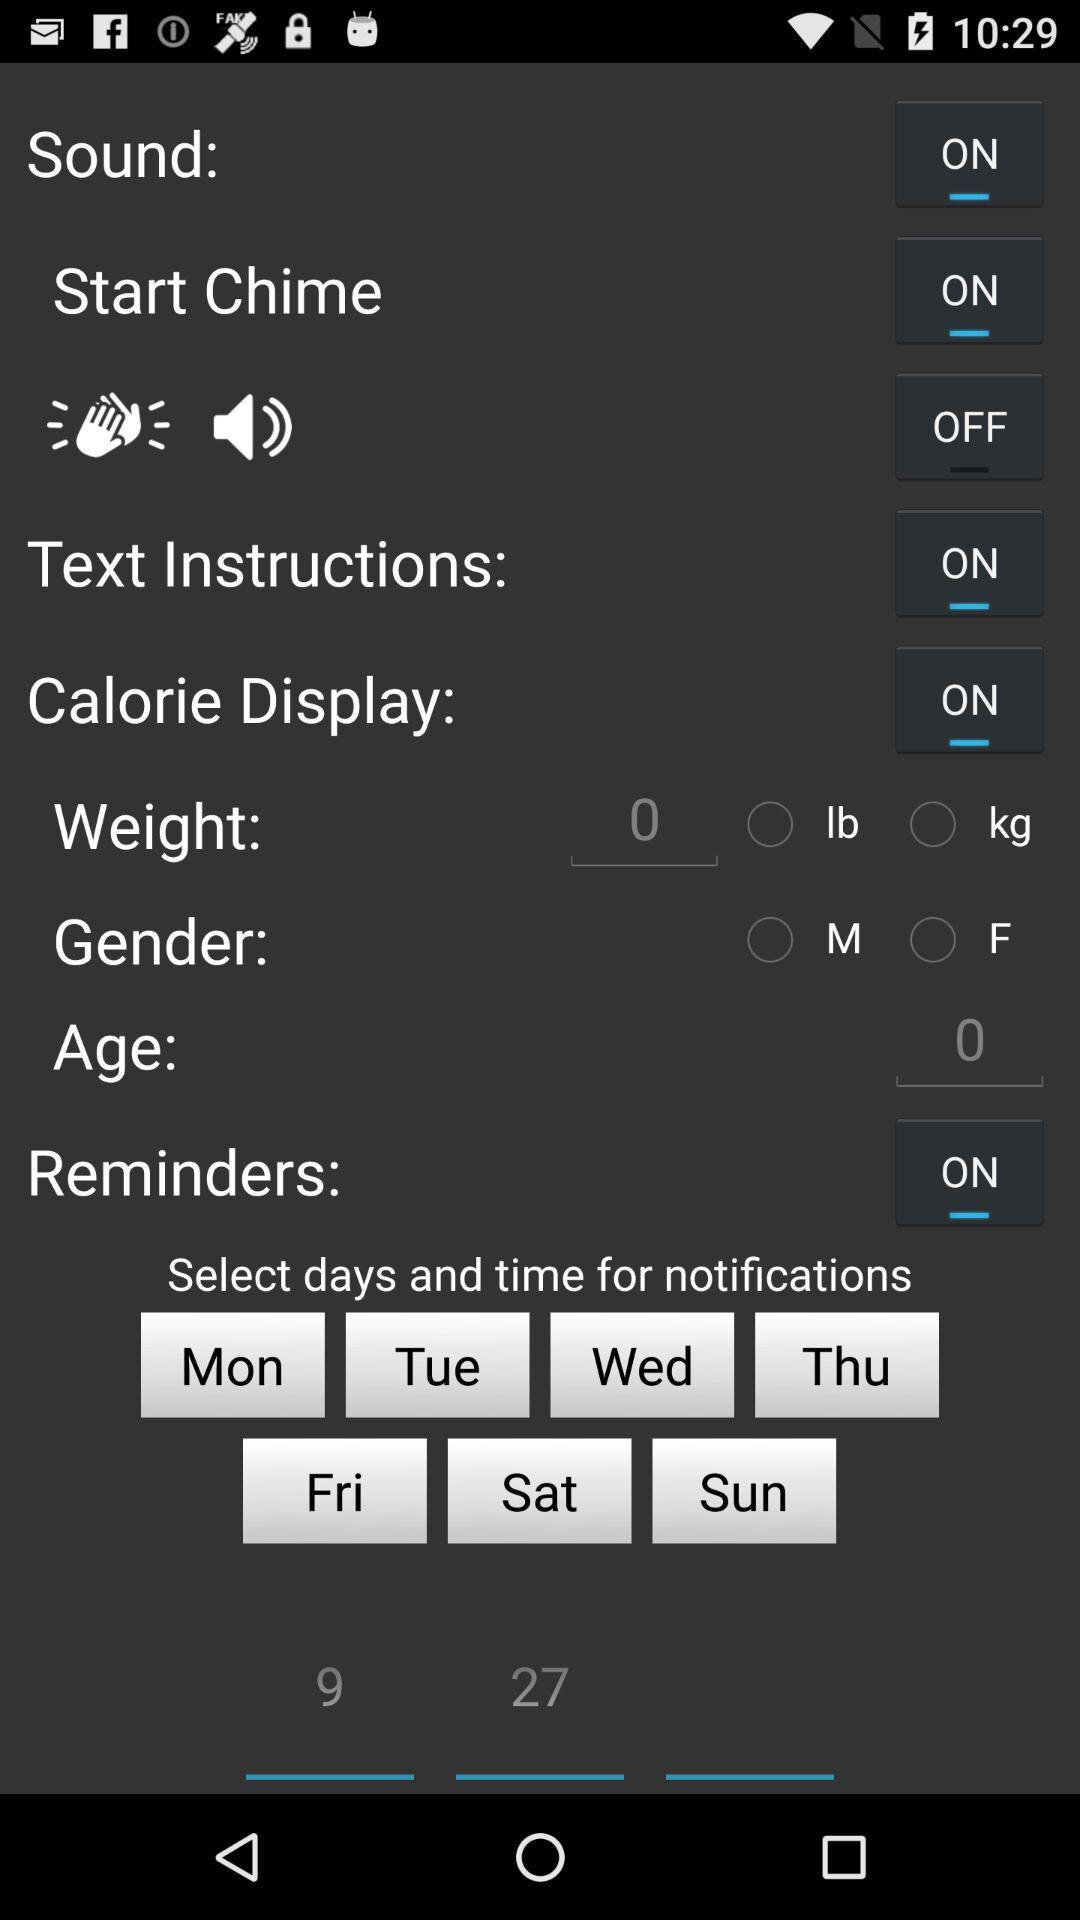 Image resolution: width=1080 pixels, height=1920 pixels. What do you see at coordinates (774, 938) in the screenshot?
I see `choose option` at bounding box center [774, 938].